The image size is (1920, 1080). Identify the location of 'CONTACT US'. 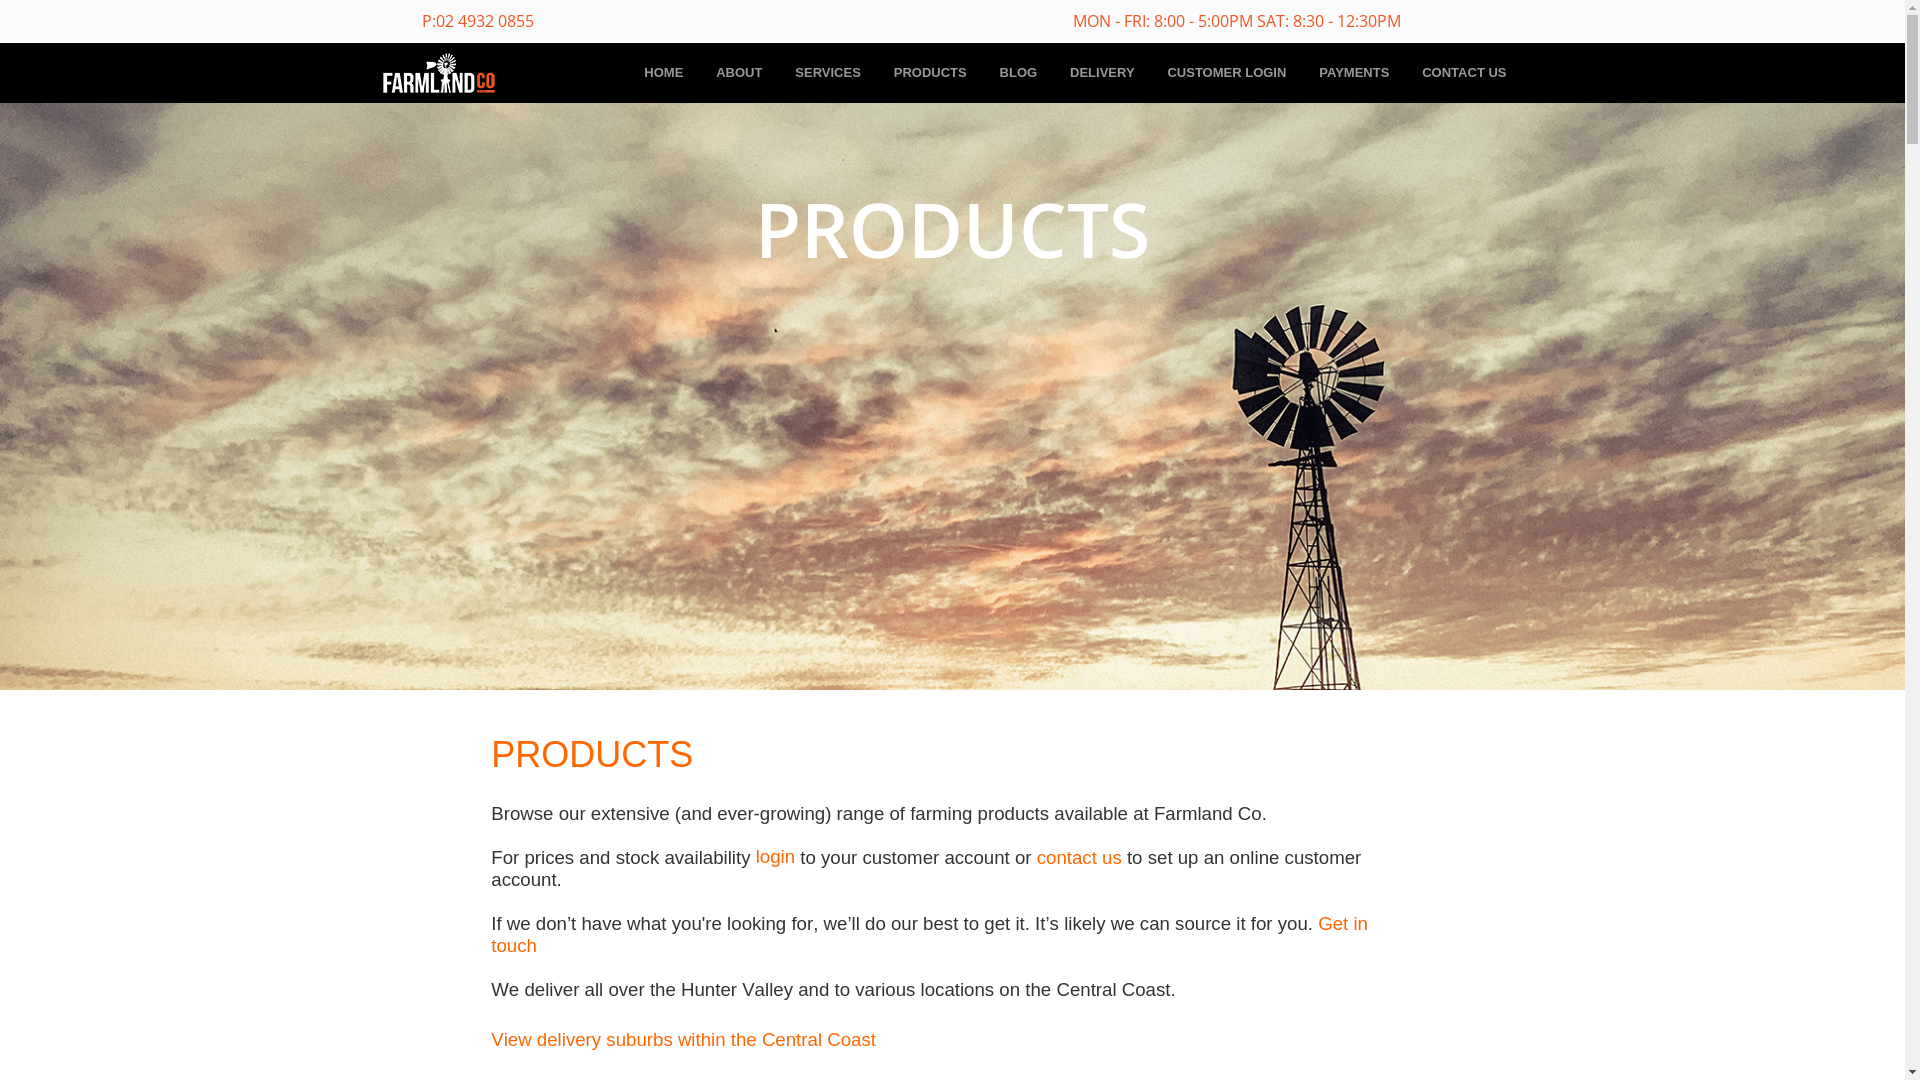
(1464, 72).